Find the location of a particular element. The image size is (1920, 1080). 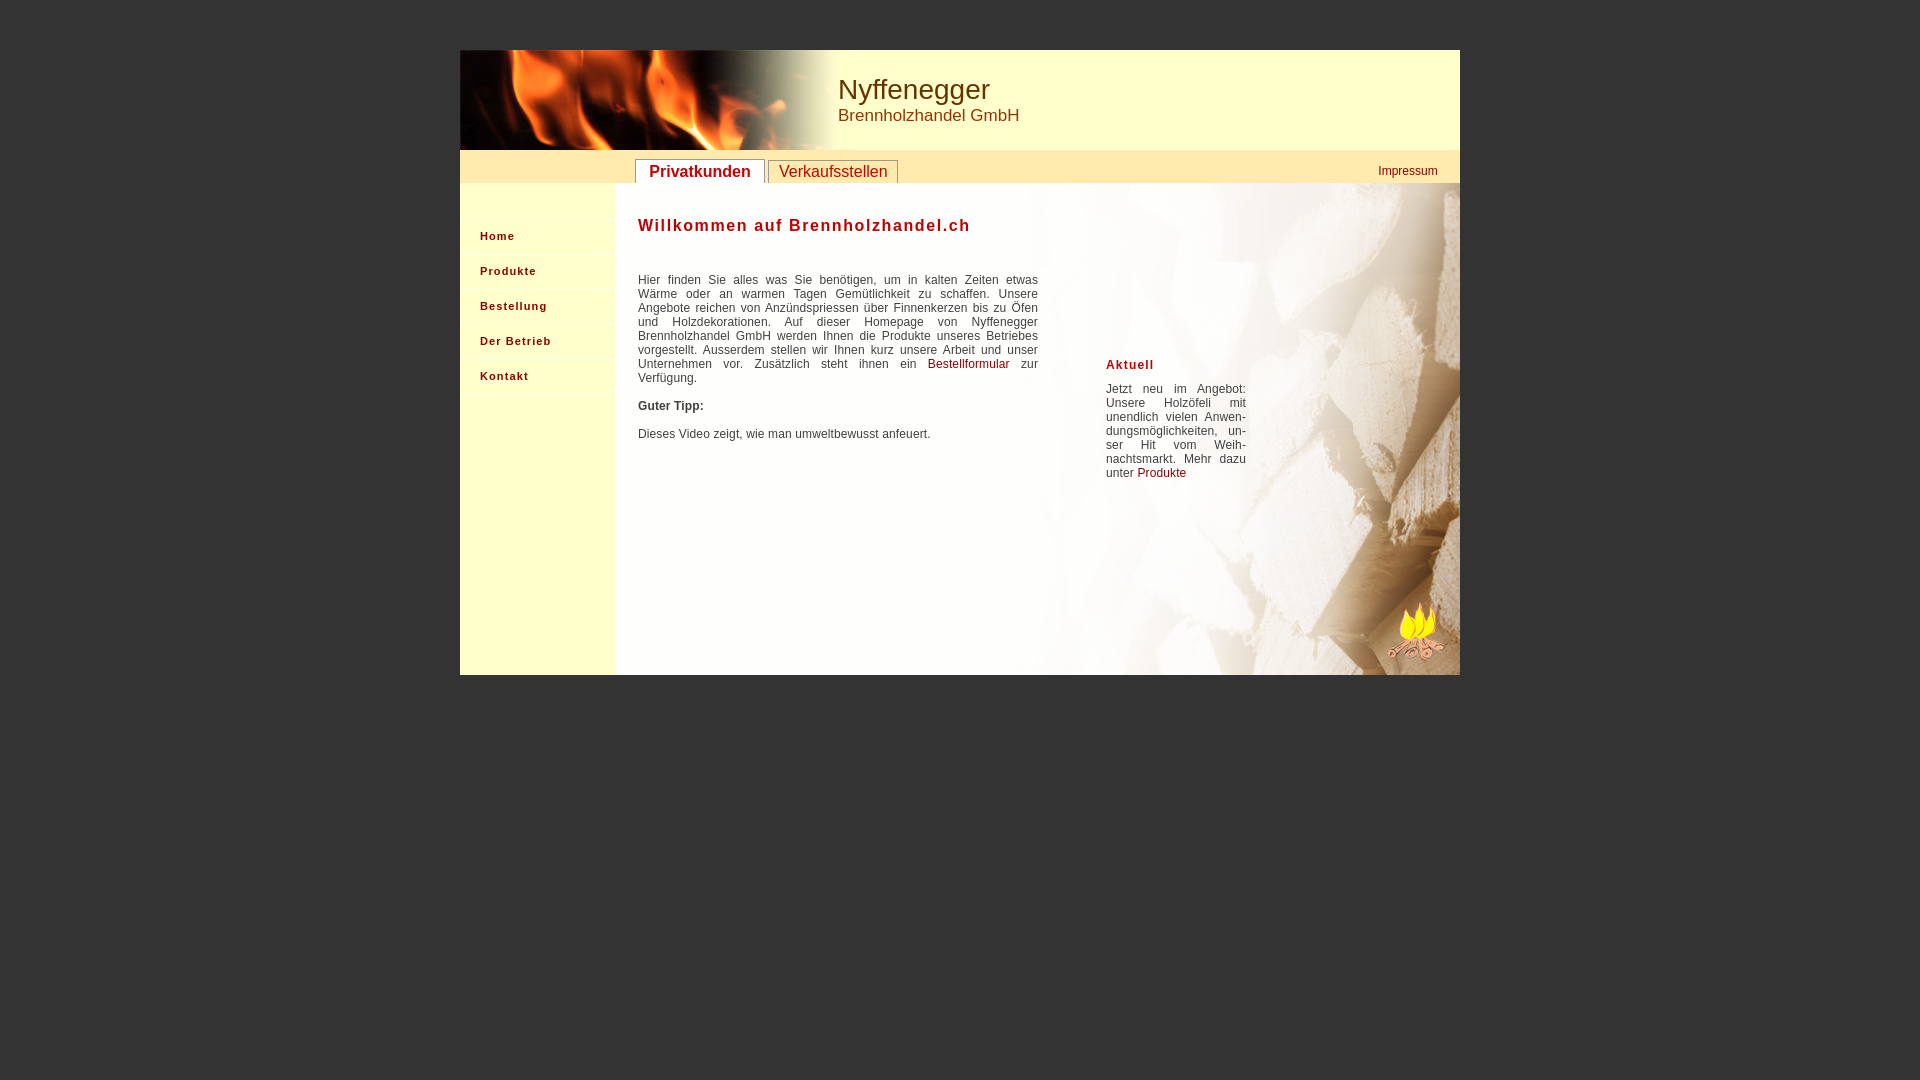

'Privatkunden' is located at coordinates (700, 169).